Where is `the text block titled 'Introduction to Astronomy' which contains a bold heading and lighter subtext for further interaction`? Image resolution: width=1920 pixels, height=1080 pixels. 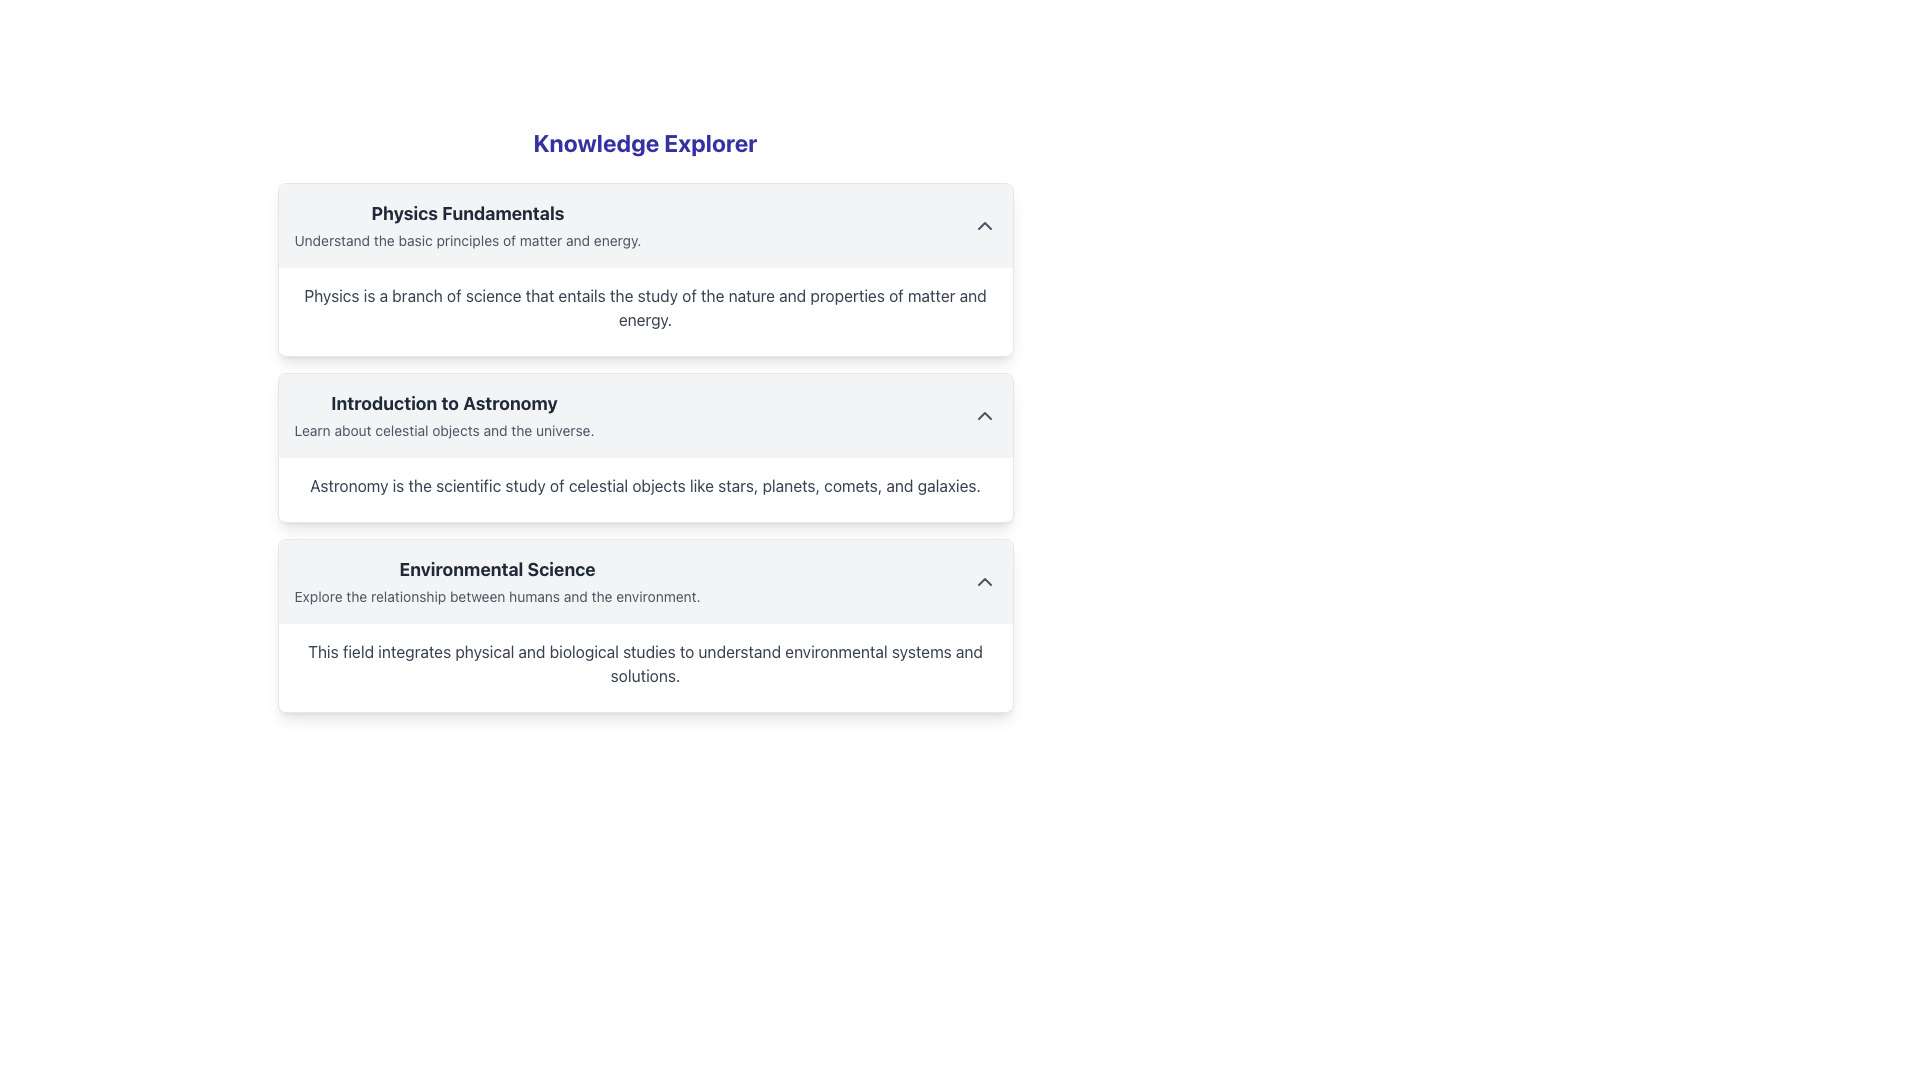 the text block titled 'Introduction to Astronomy' which contains a bold heading and lighter subtext for further interaction is located at coordinates (443, 415).